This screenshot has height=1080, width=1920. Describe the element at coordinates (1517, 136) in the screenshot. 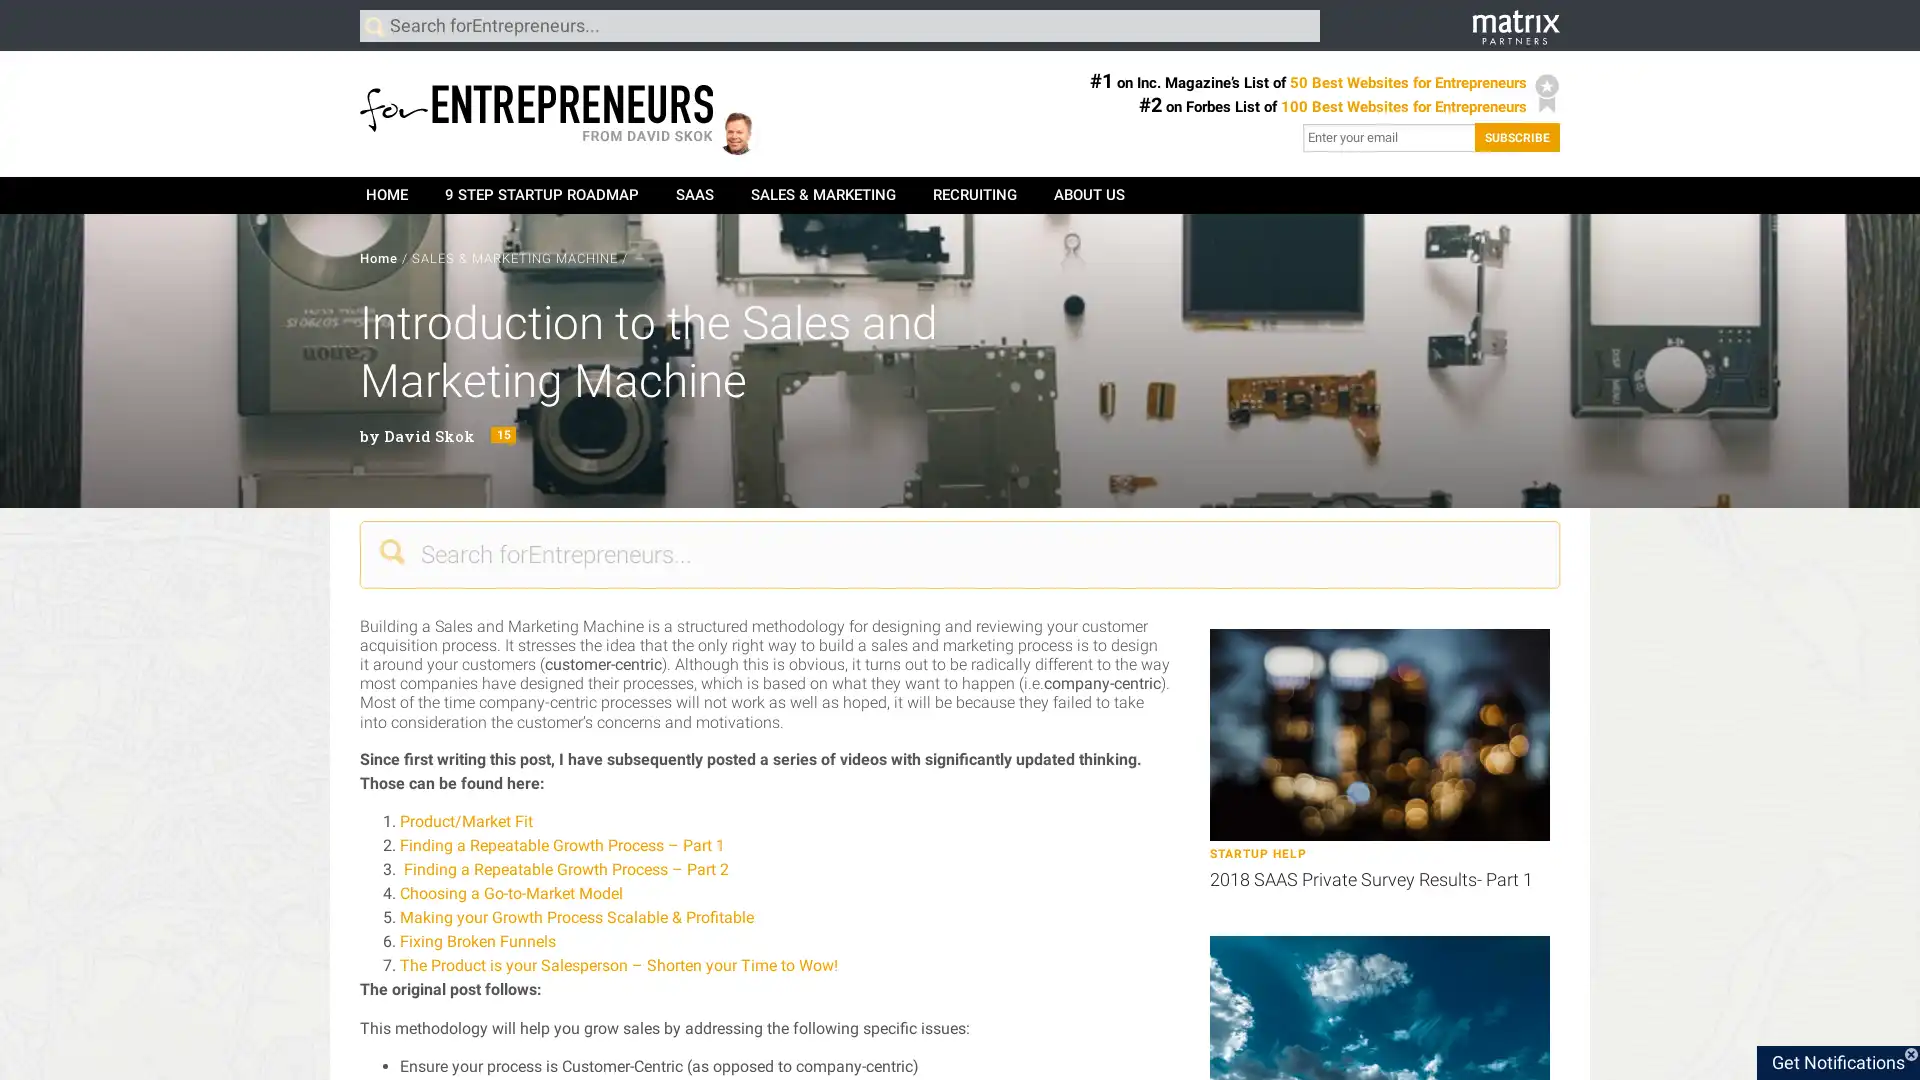

I see `Subscribe` at that location.